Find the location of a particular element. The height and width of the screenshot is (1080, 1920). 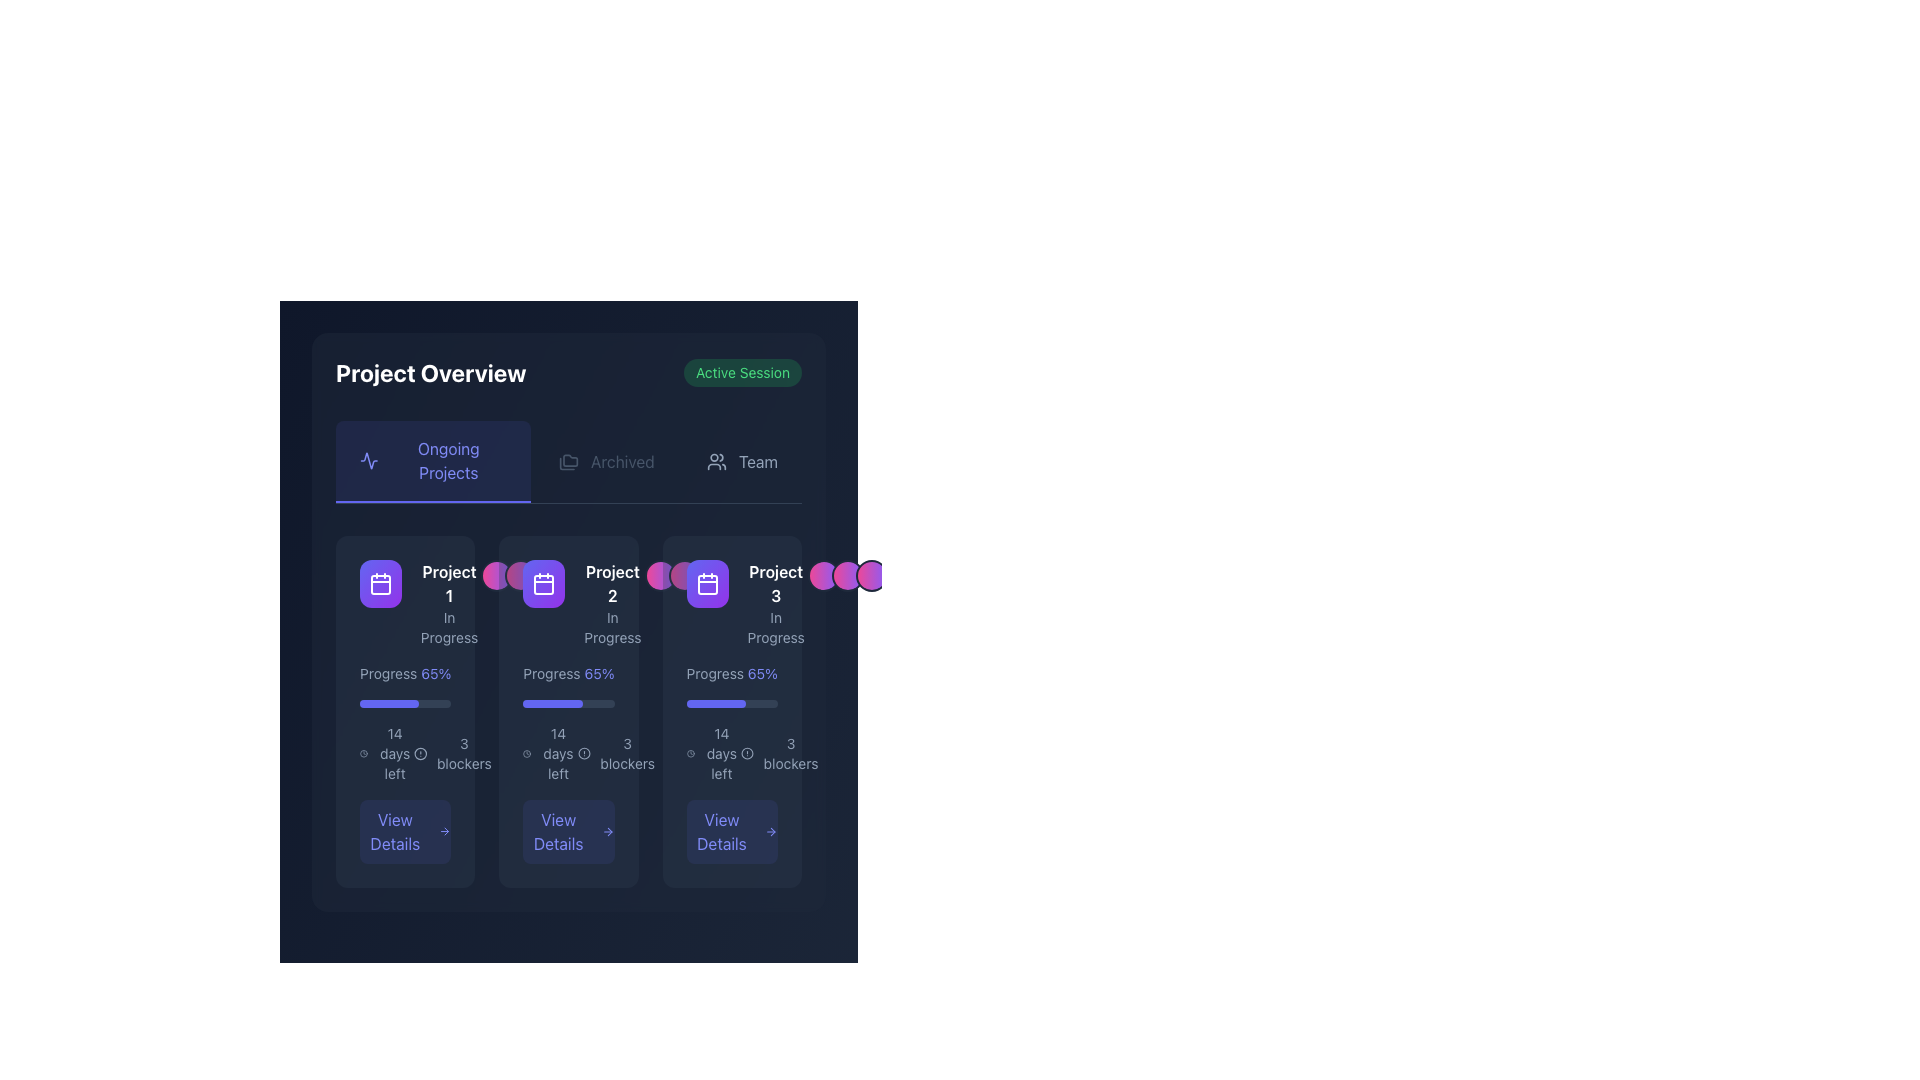

the text label displaying 'Progress' in light gray color, located within the second card of the 'Ongoing Projects' section, positioned next to the '65%' indicator is located at coordinates (552, 674).